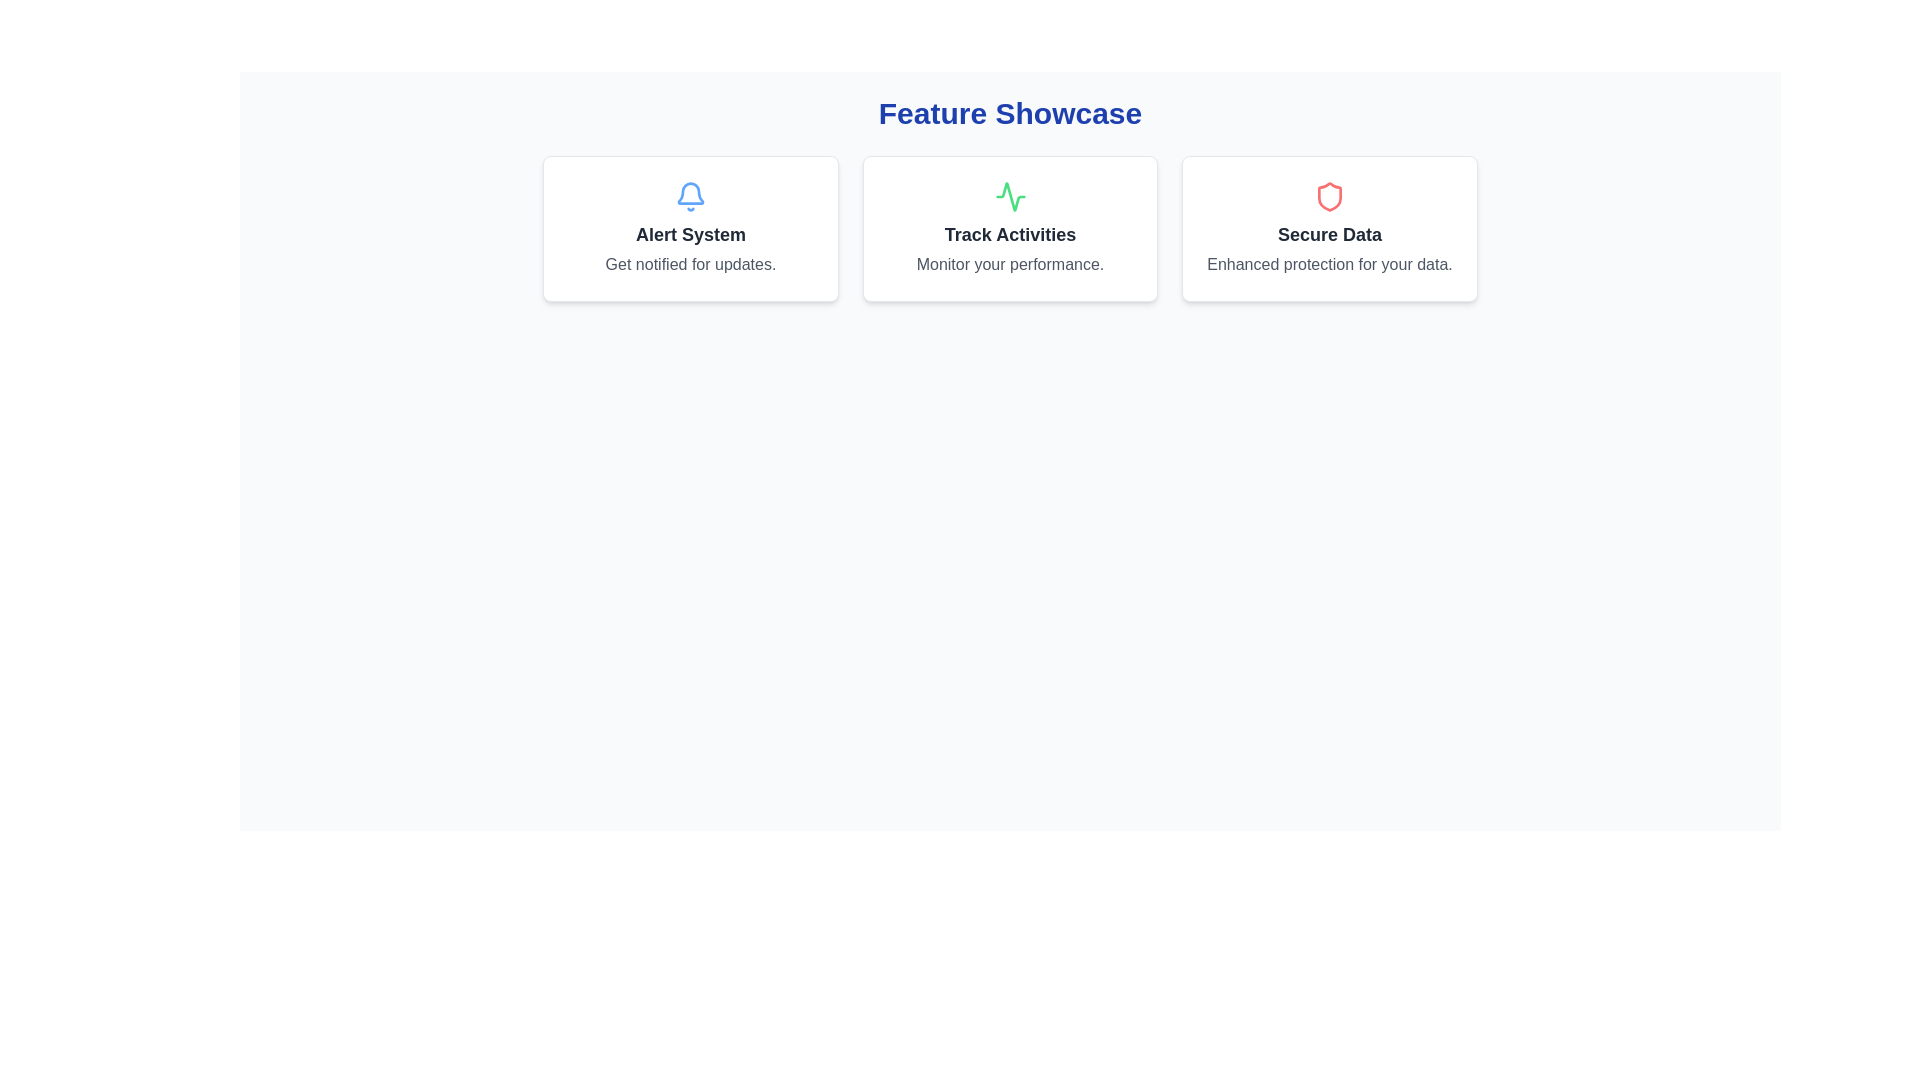 Image resolution: width=1920 pixels, height=1080 pixels. What do you see at coordinates (691, 193) in the screenshot?
I see `the blue bell-shaped icon located in the 'Alert System' section, positioned above the text 'Get notified for updates.'` at bounding box center [691, 193].